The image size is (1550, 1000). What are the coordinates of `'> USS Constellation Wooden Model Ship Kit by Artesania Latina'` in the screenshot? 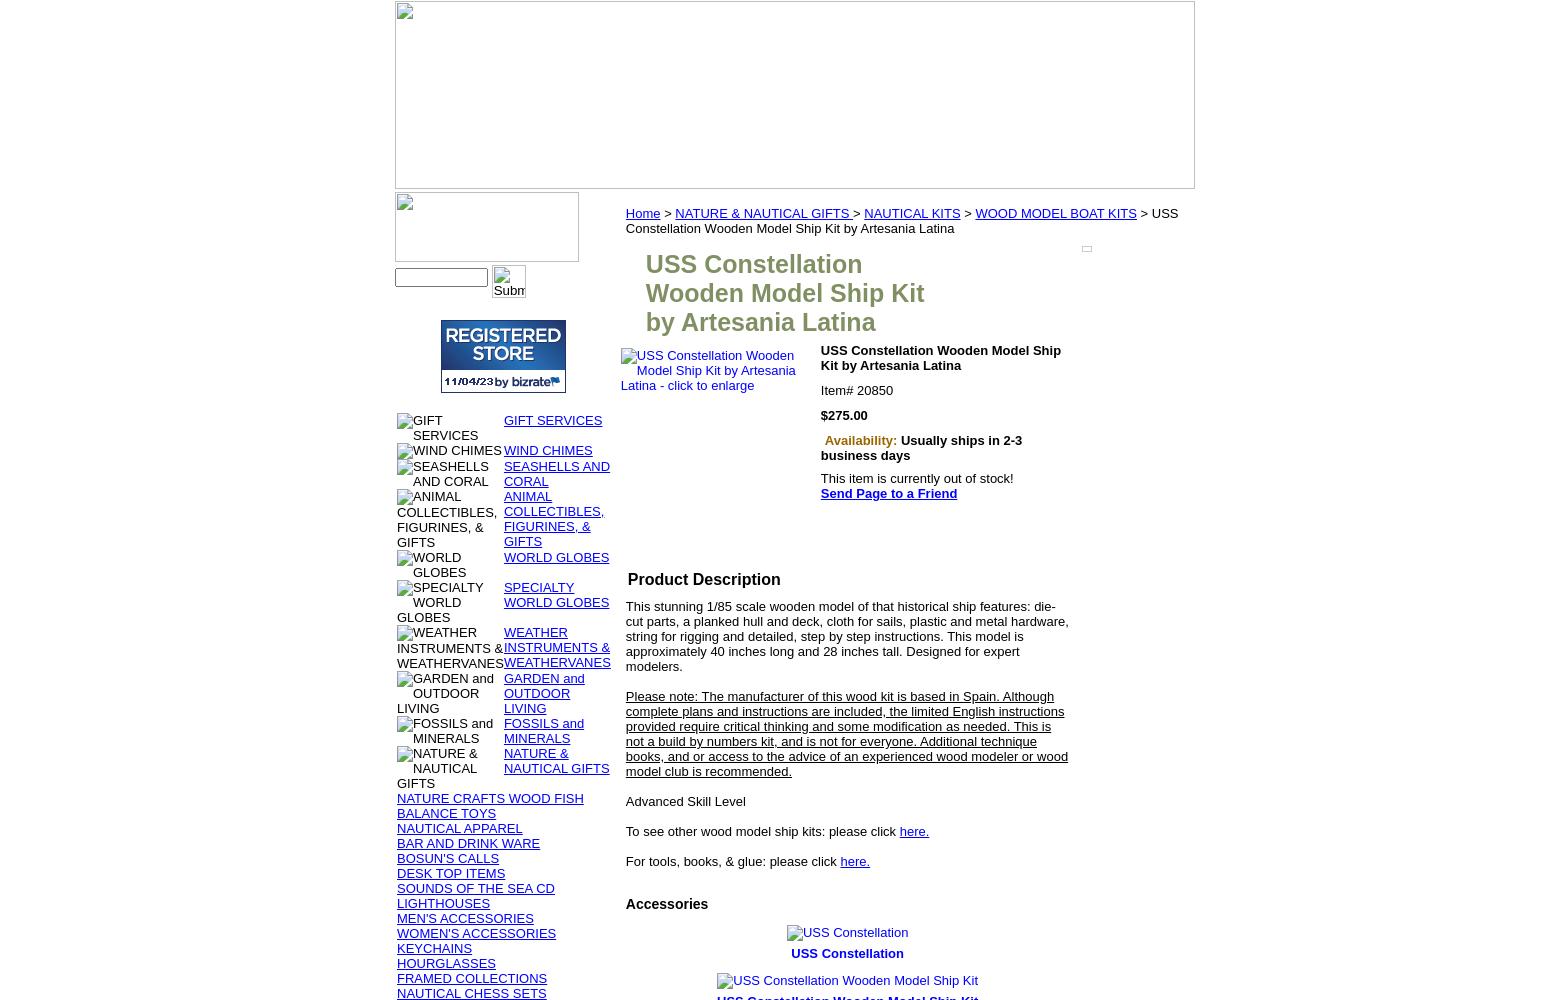 It's located at (901, 220).